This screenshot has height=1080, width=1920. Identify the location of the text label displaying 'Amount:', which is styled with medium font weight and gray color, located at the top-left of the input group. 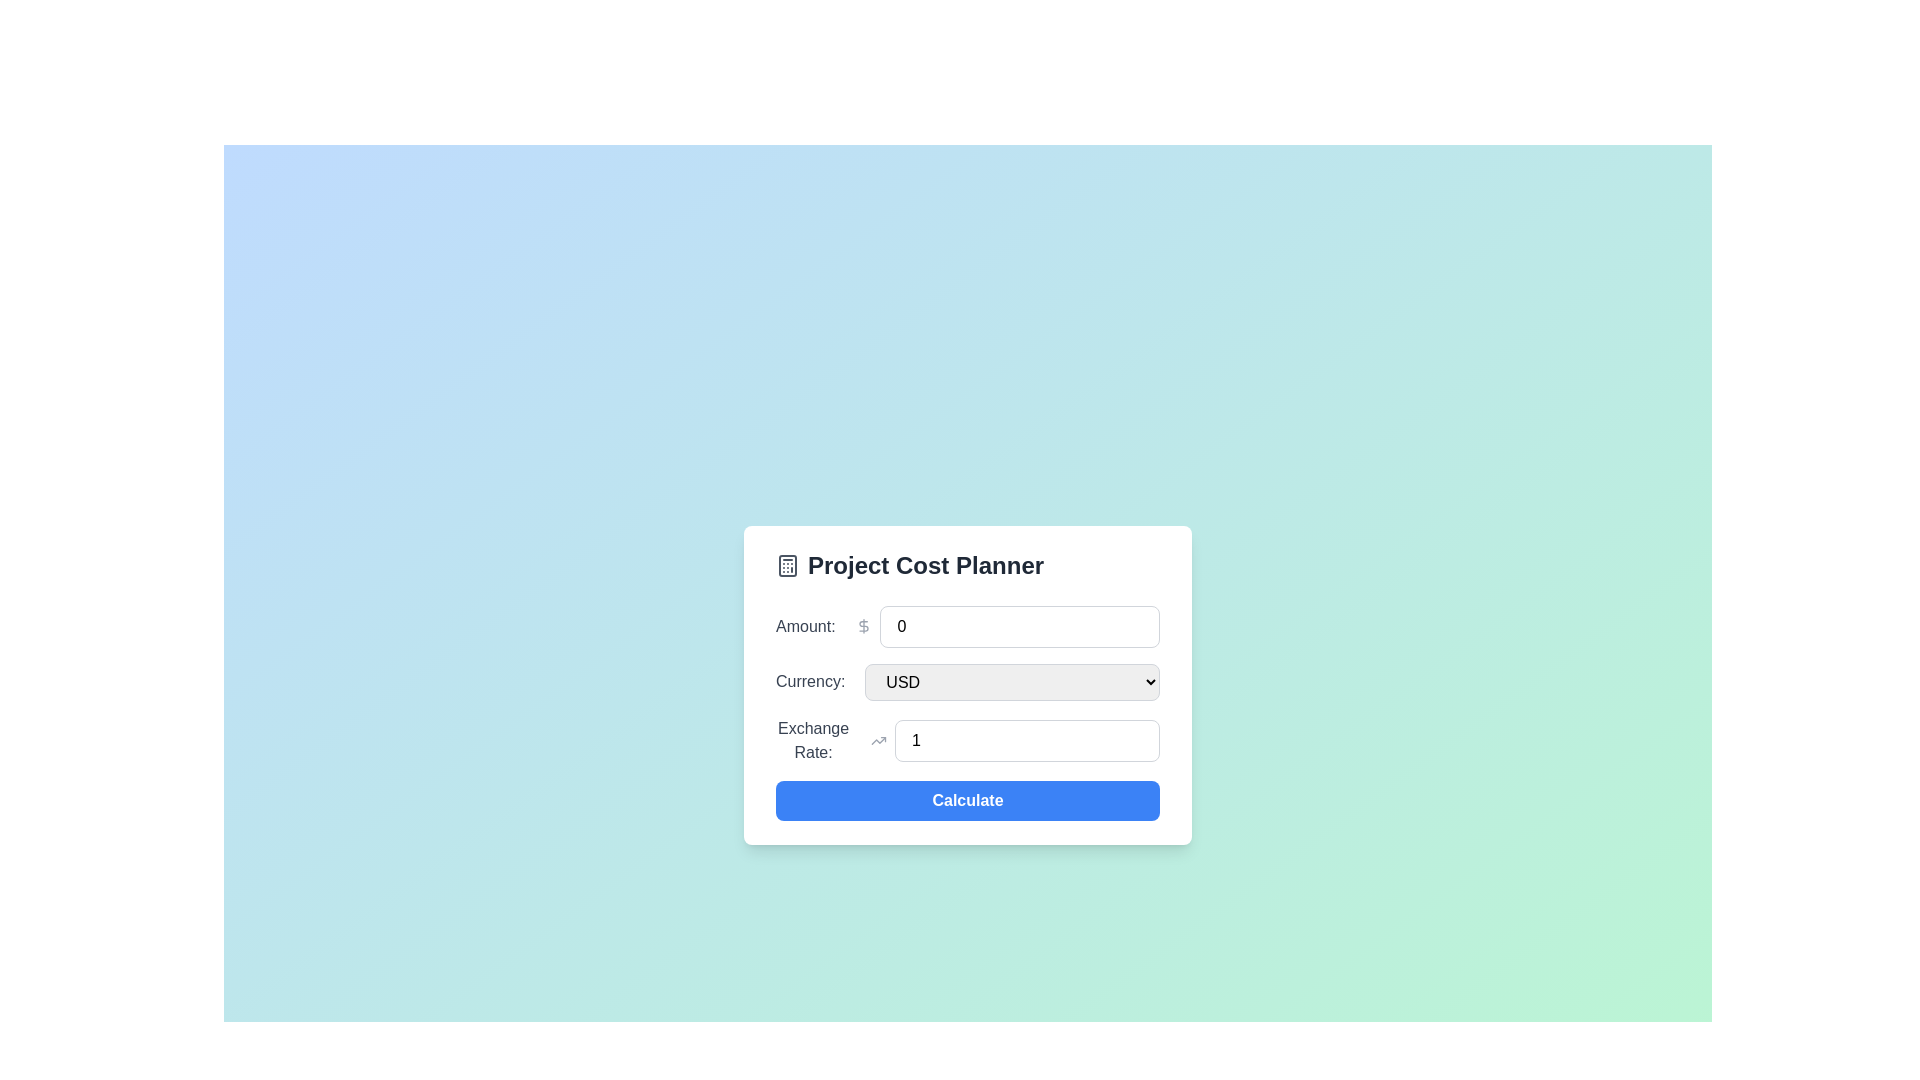
(805, 625).